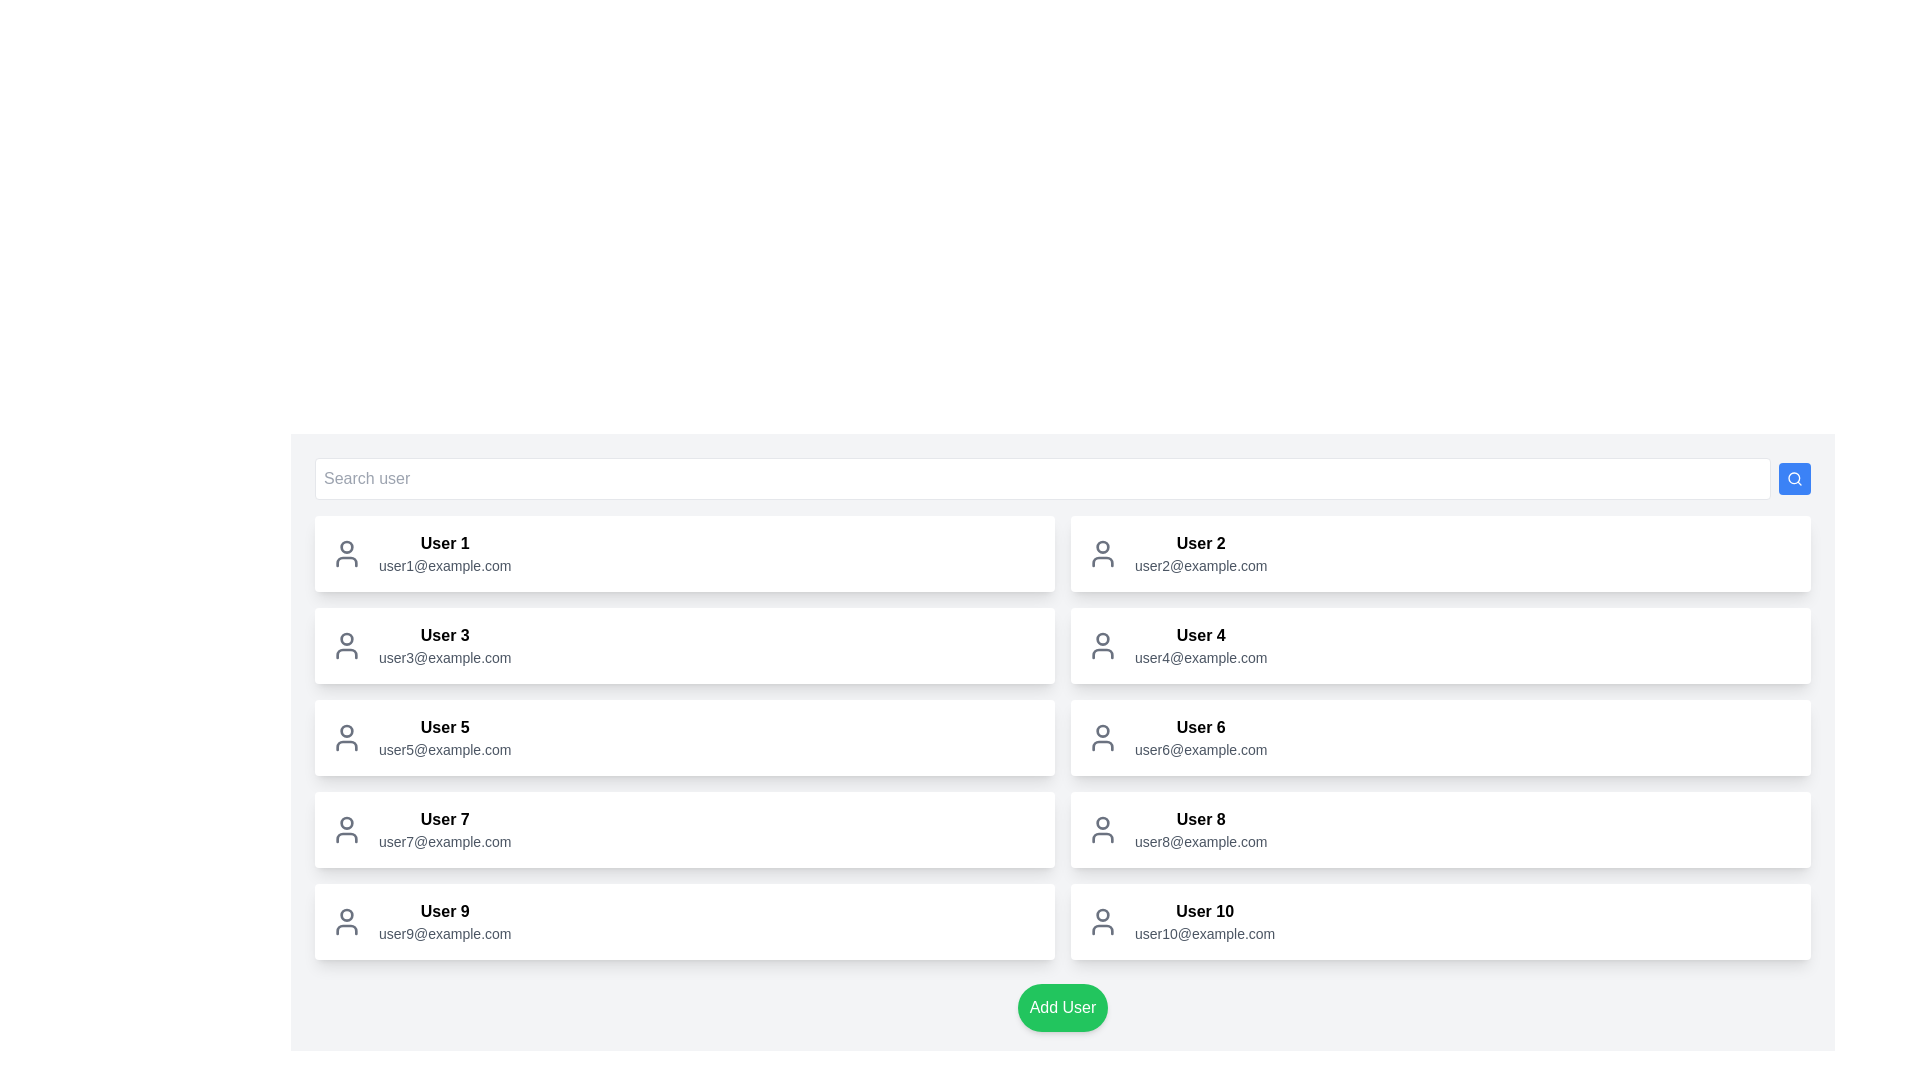 The width and height of the screenshot is (1920, 1080). I want to click on the decorative circular graphical element integrated within the user icon for 'User 2' located in the right-hand column of the list, so click(1102, 547).